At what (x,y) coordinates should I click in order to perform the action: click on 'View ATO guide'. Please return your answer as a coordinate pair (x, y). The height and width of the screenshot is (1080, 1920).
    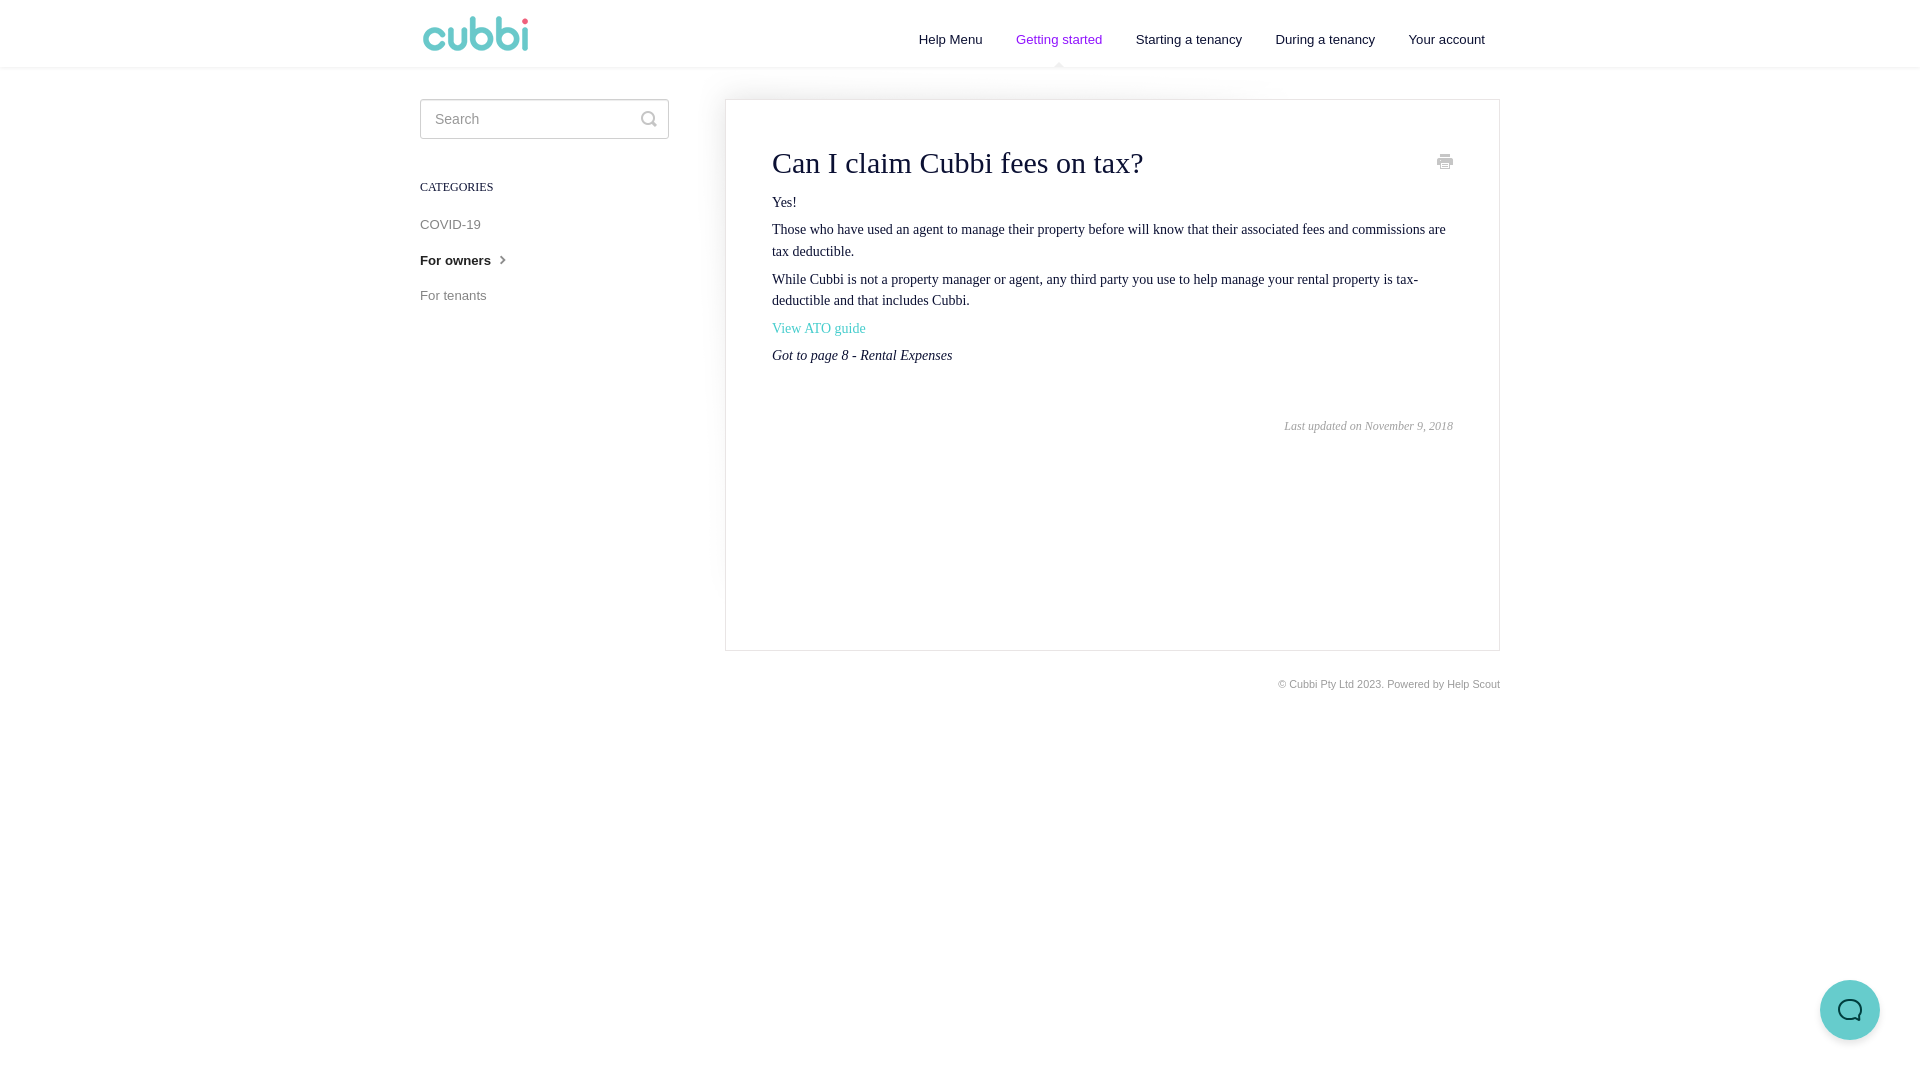
    Looking at the image, I should click on (771, 327).